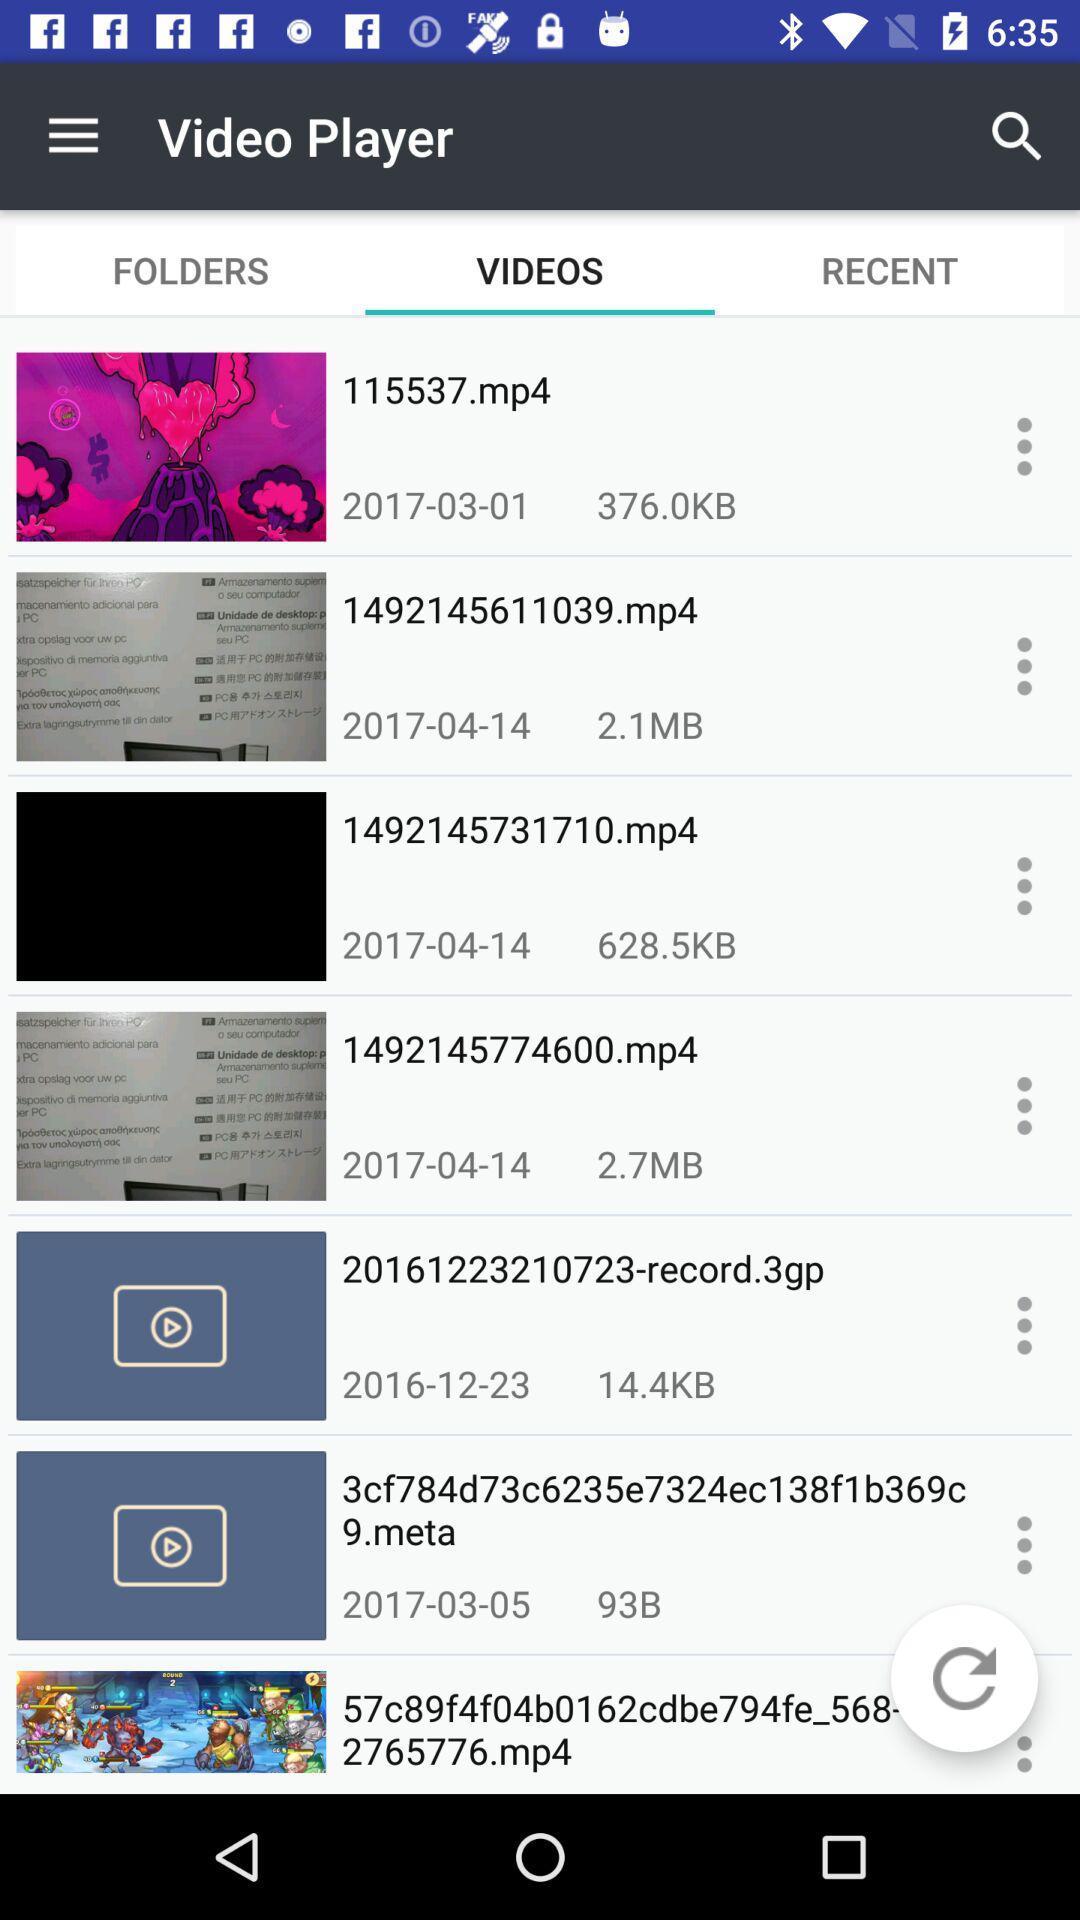 The image size is (1080, 1920). Describe the element at coordinates (1024, 666) in the screenshot. I see `more information about the video` at that location.